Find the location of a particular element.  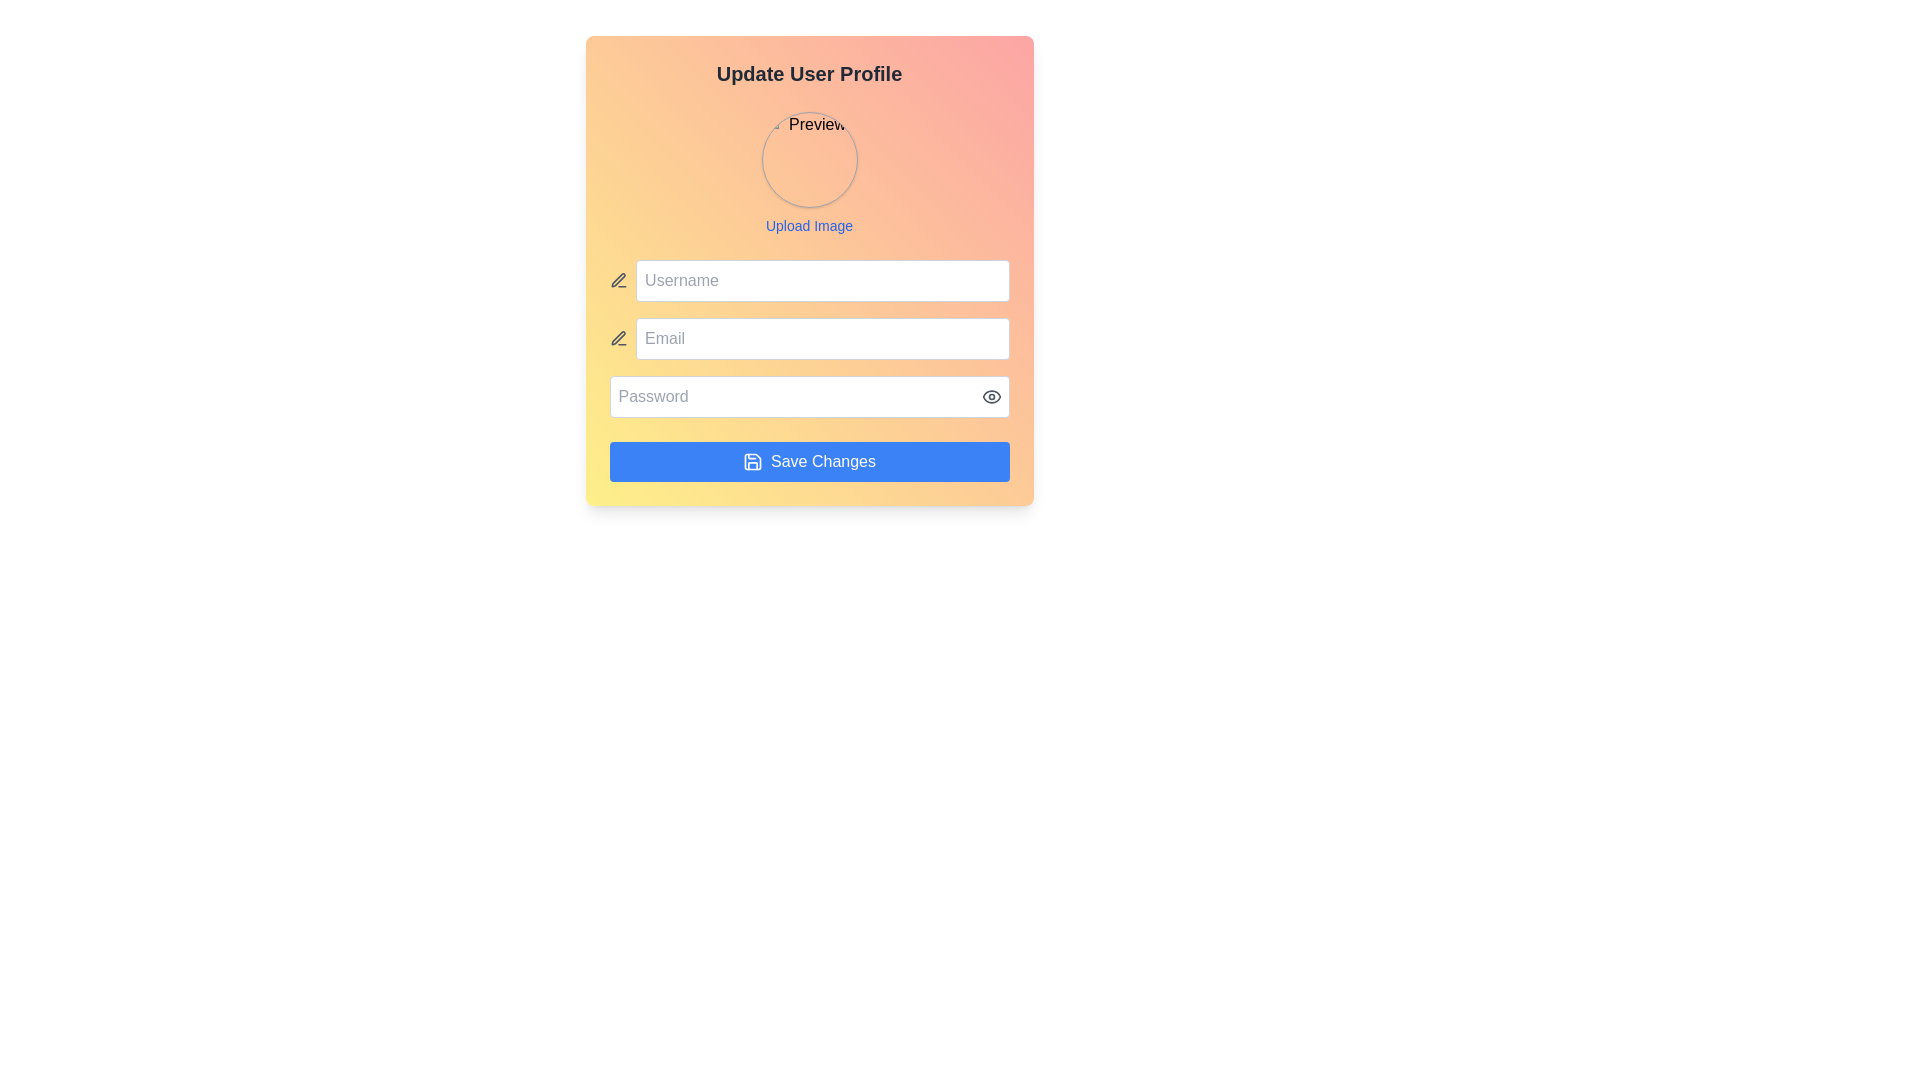

the 'Upload Image' link located below the circular image placeholder labeled 'Preview' to initiate the upload process is located at coordinates (809, 225).